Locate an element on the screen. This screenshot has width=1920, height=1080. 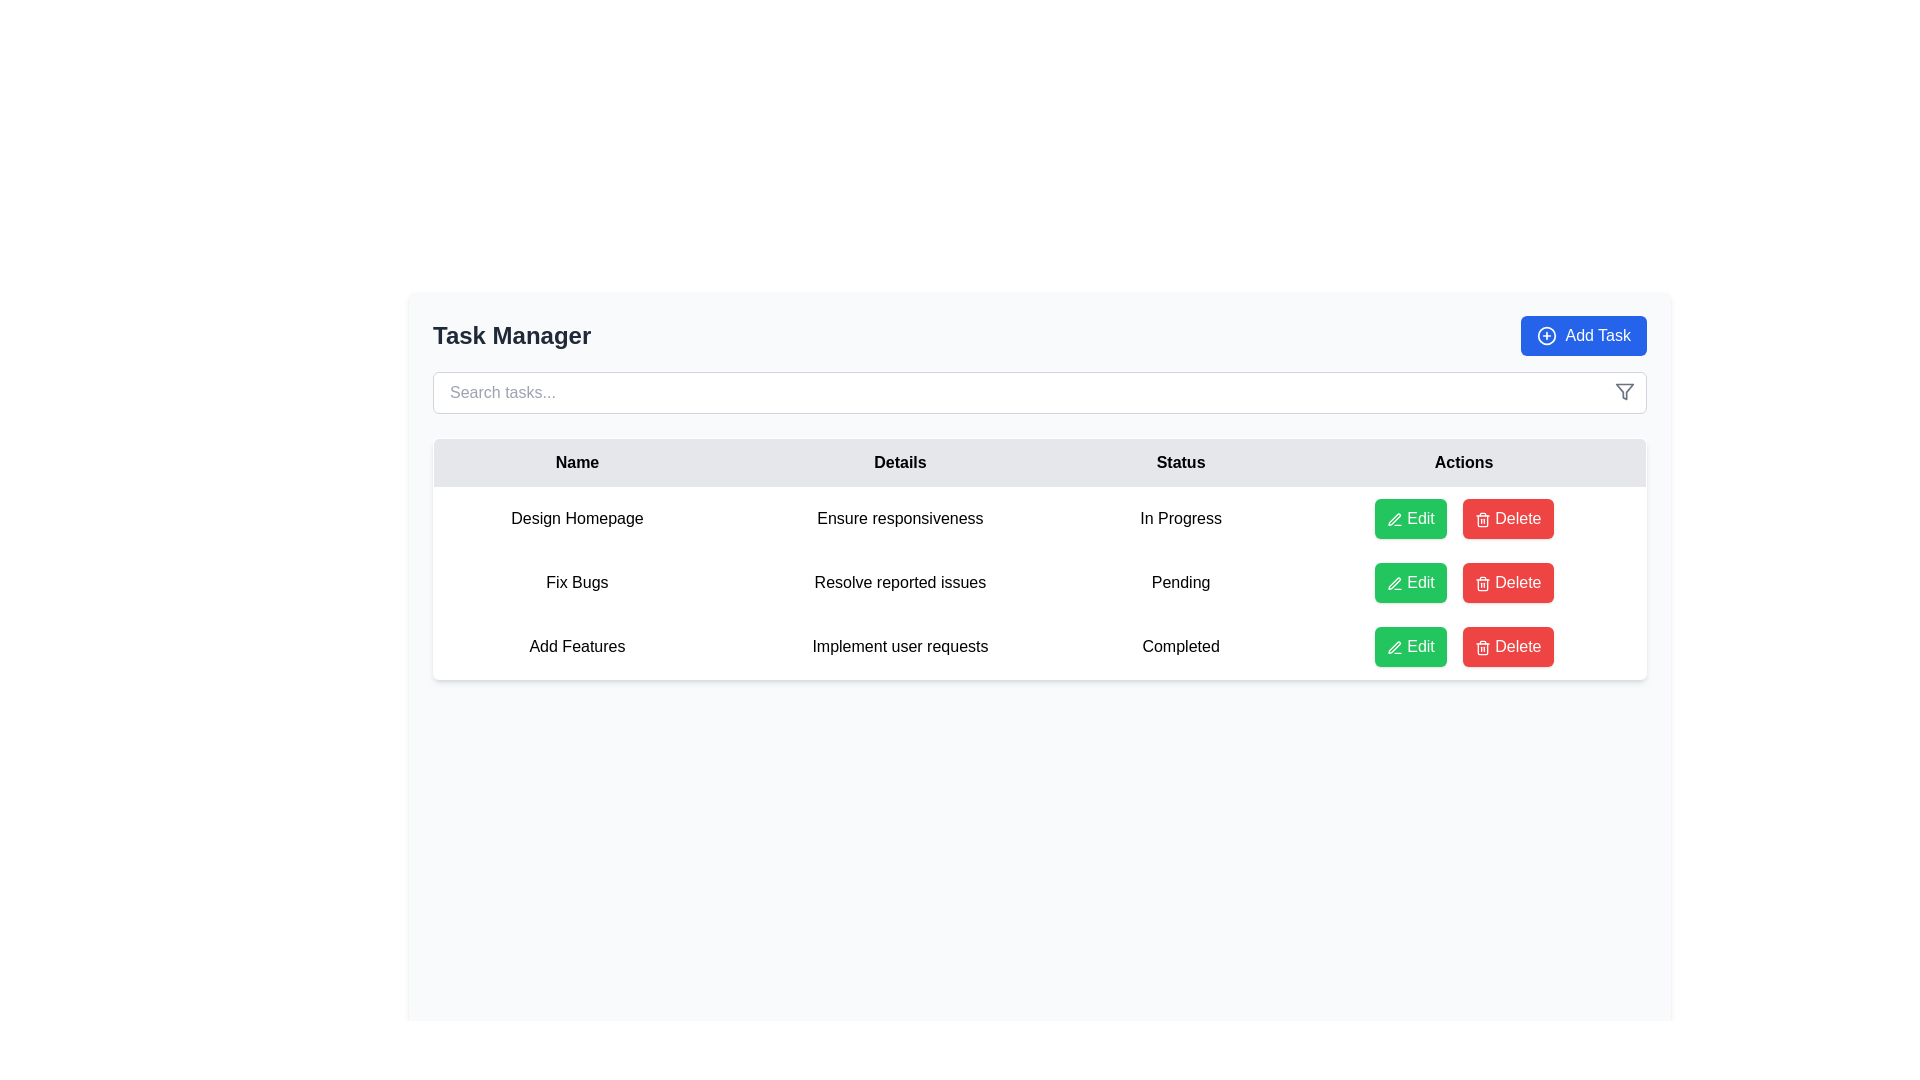
the SVG circle element located inside the 'Add Task' button in the top-right corner of the interface is located at coordinates (1546, 334).